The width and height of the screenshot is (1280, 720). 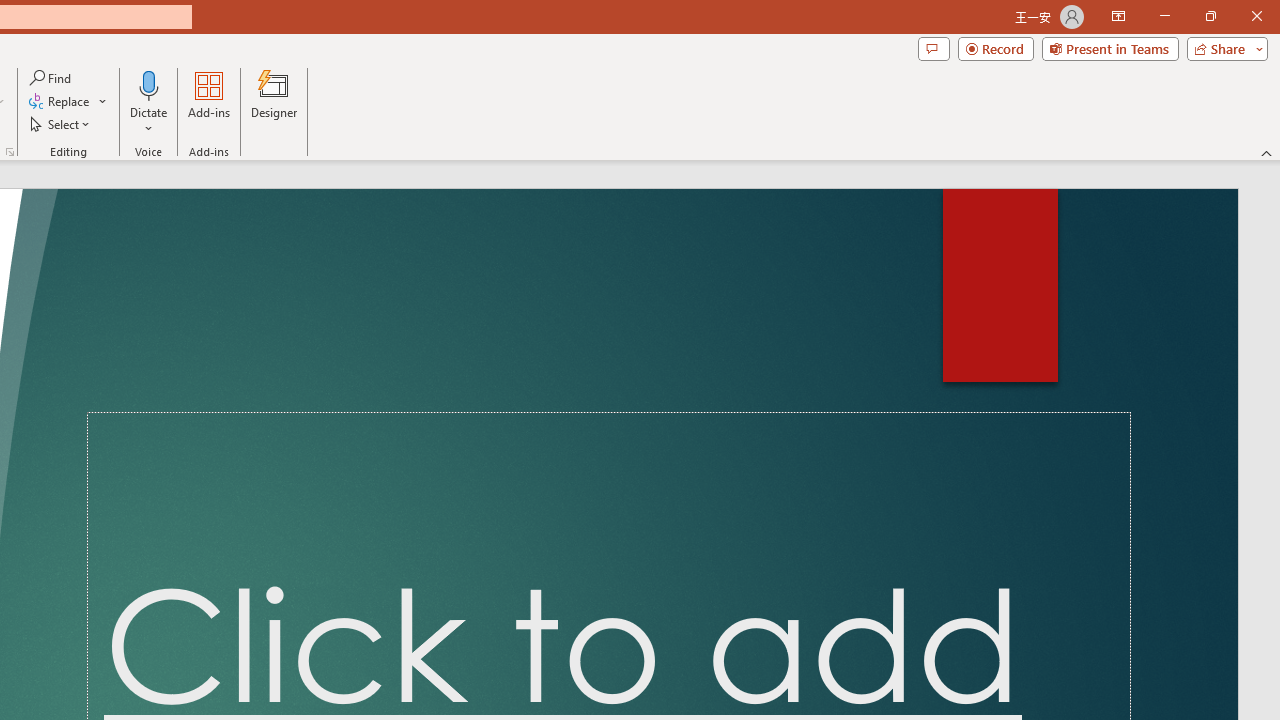 What do you see at coordinates (61, 124) in the screenshot?
I see `'Select'` at bounding box center [61, 124].